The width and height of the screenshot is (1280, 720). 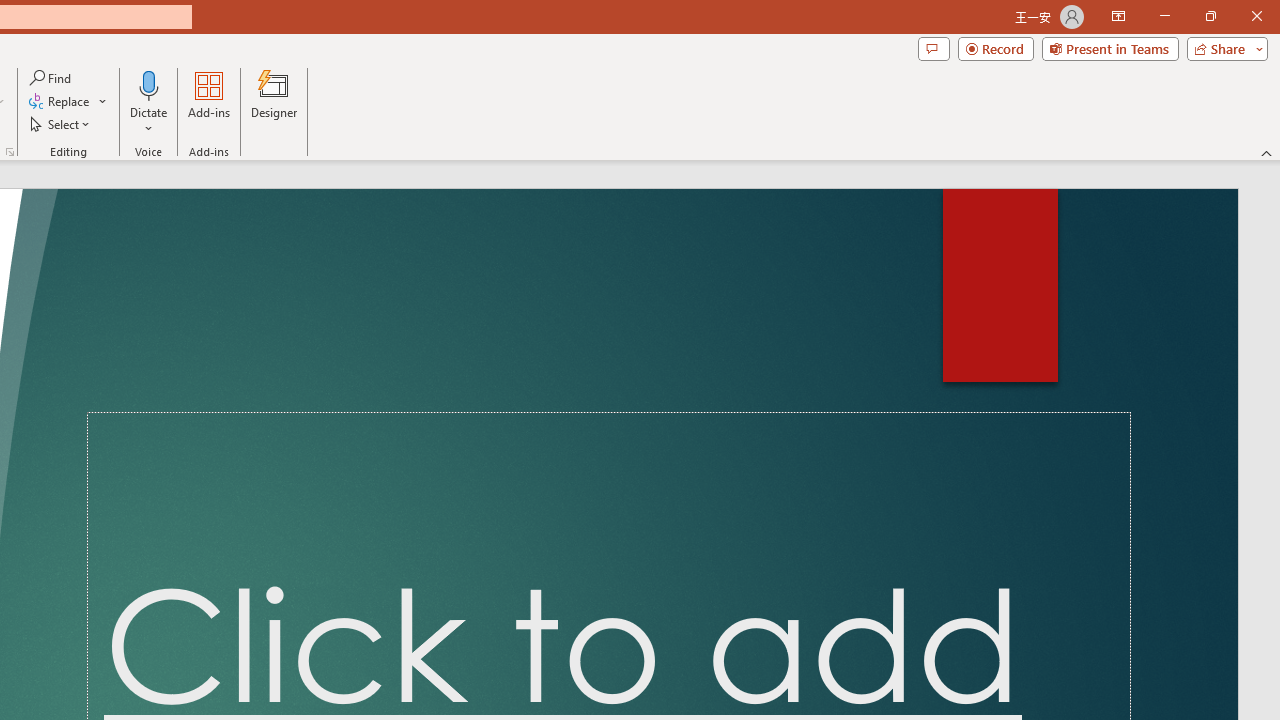 What do you see at coordinates (61, 124) in the screenshot?
I see `'Select'` at bounding box center [61, 124].